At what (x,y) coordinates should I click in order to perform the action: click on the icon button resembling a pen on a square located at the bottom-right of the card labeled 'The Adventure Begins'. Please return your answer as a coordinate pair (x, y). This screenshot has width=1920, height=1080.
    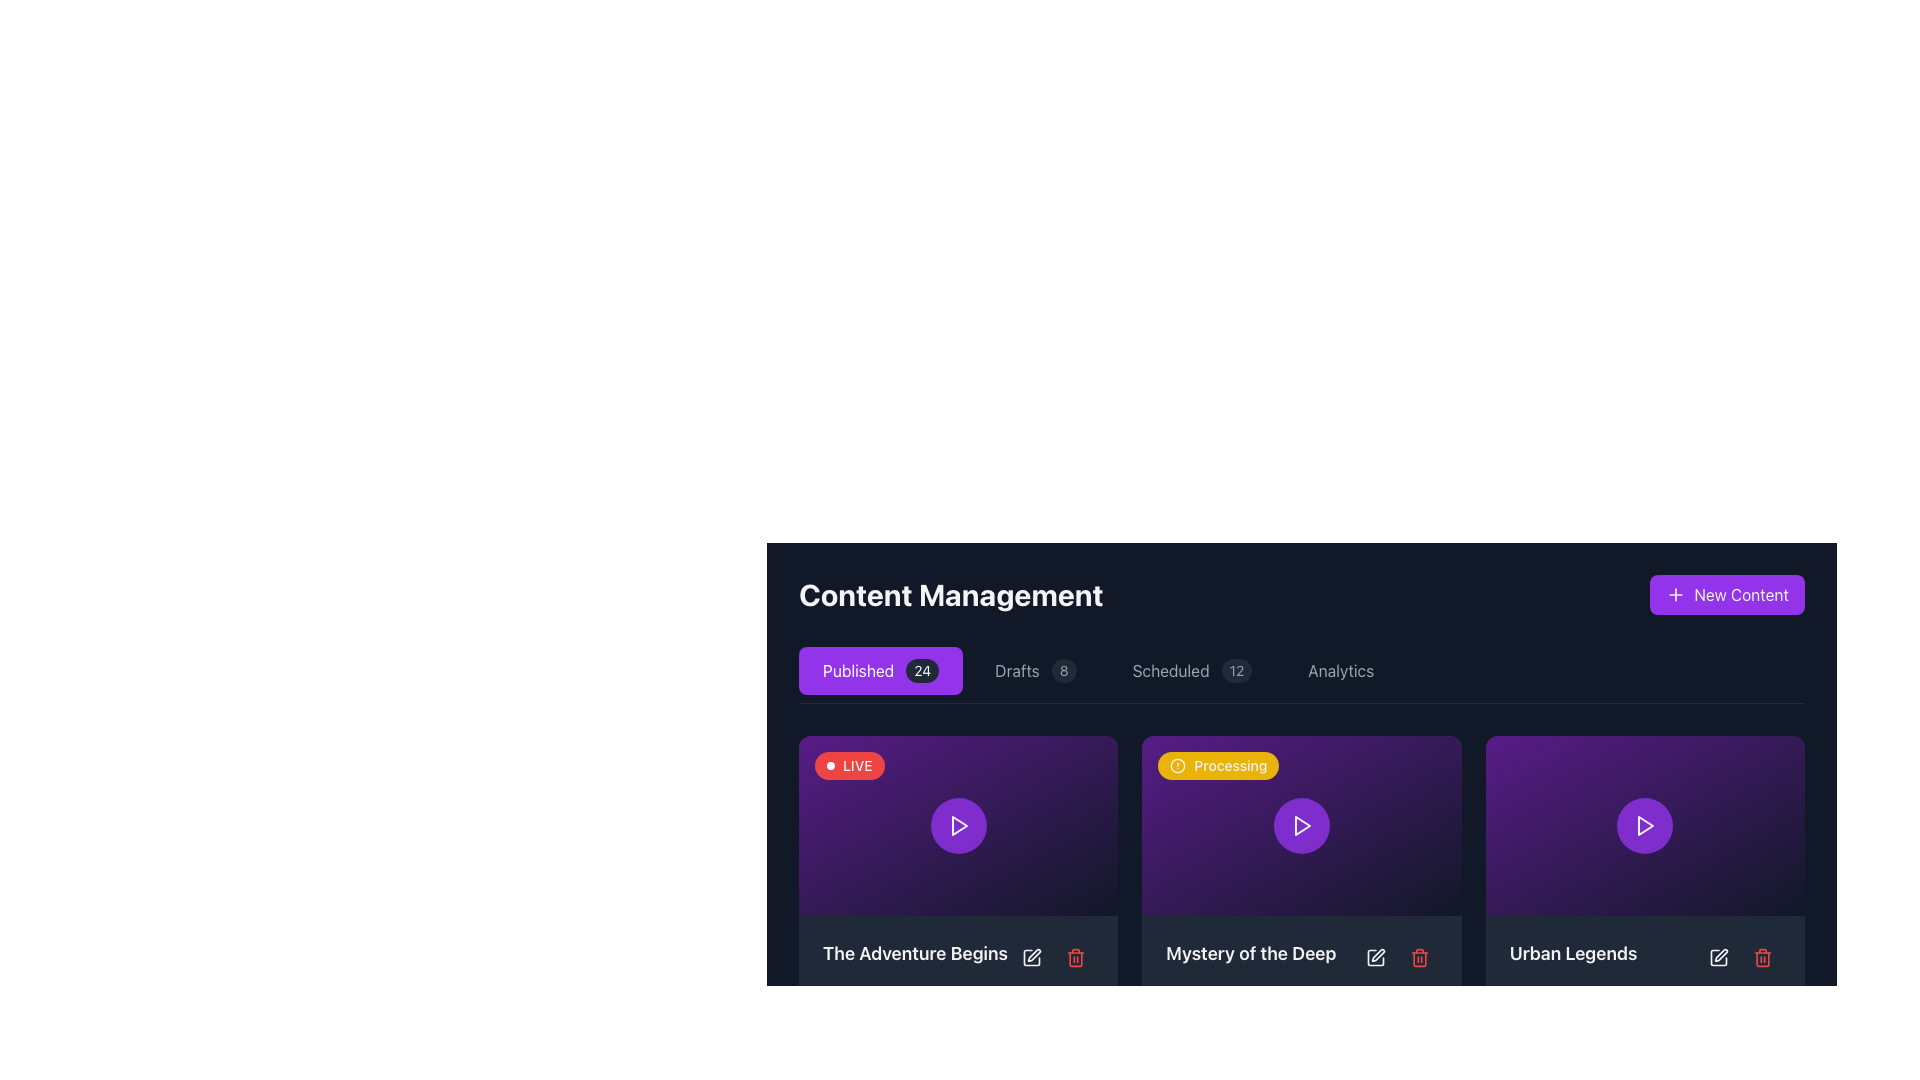
    Looking at the image, I should click on (1032, 956).